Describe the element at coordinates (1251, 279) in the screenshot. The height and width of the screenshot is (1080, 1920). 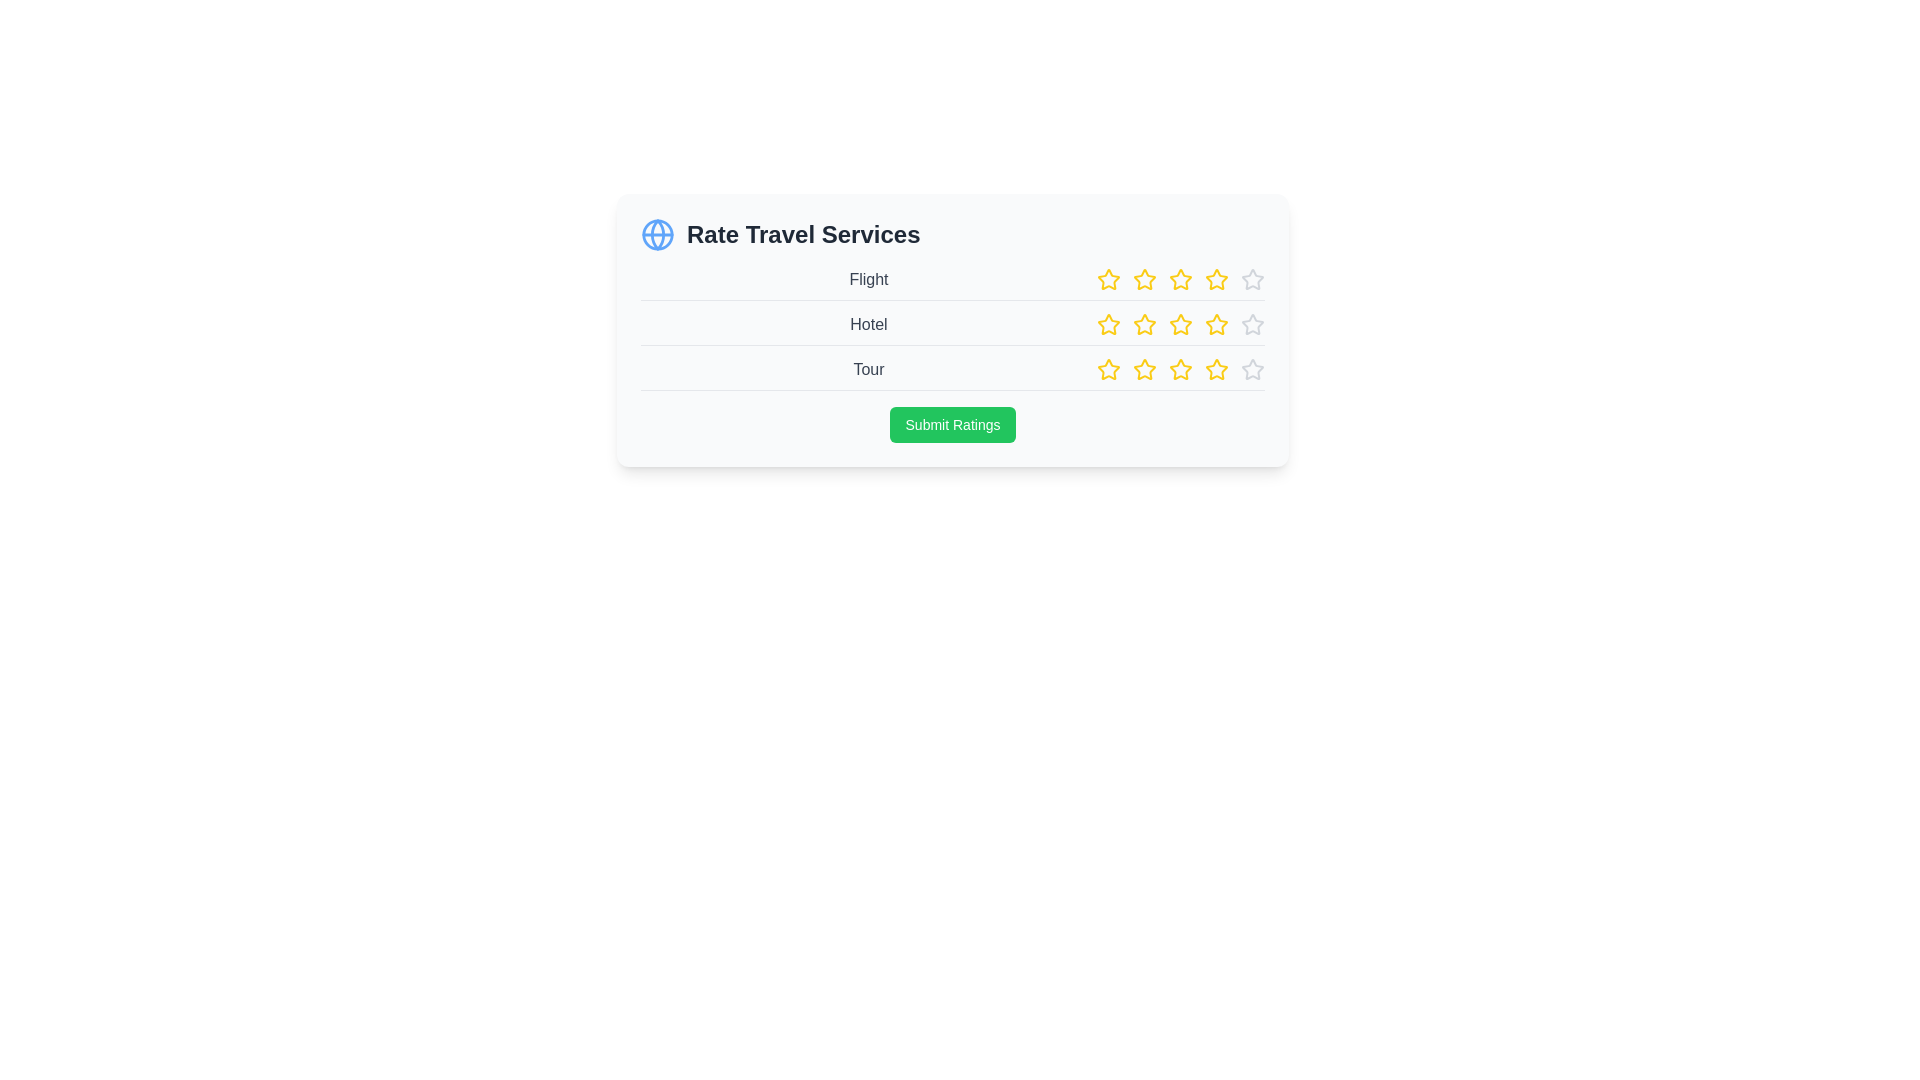
I see `the fifth star icon` at that location.